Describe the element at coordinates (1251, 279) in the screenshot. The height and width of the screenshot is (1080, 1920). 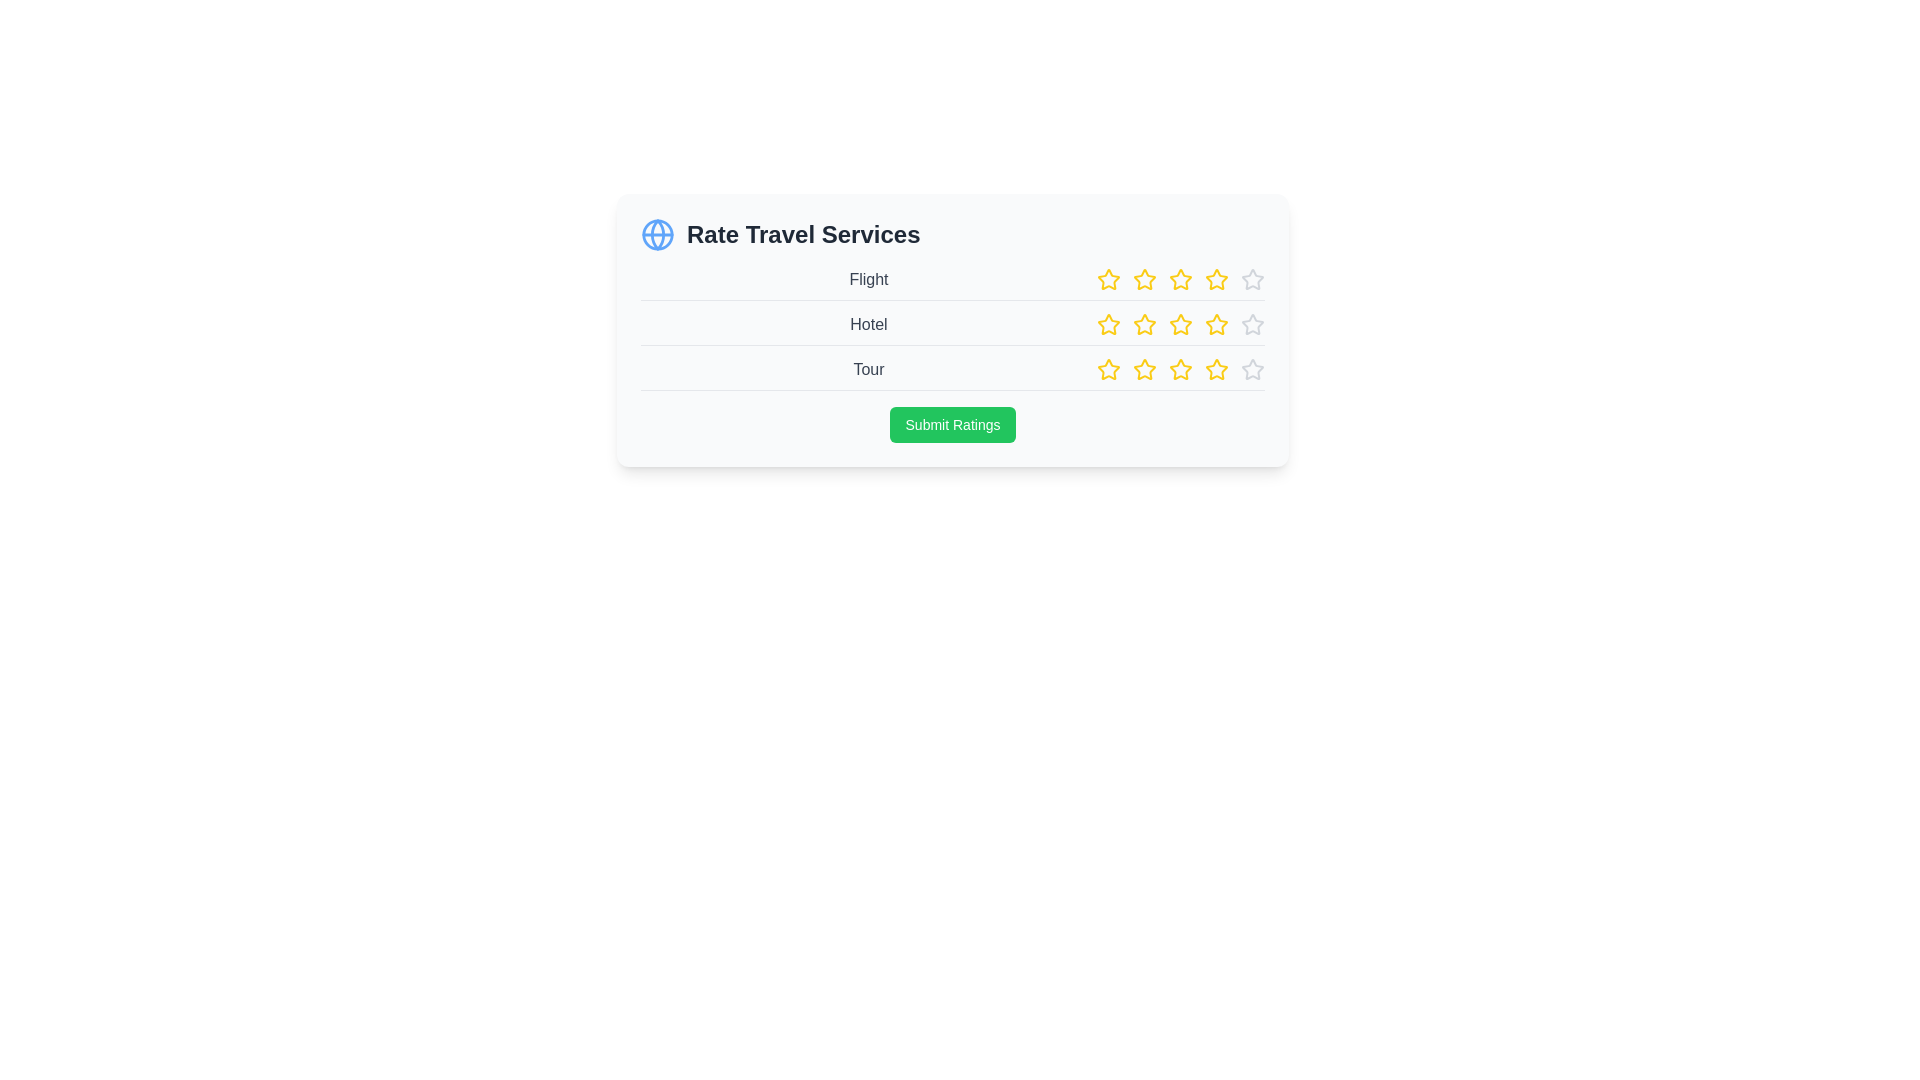
I see `the fifth star icon` at that location.